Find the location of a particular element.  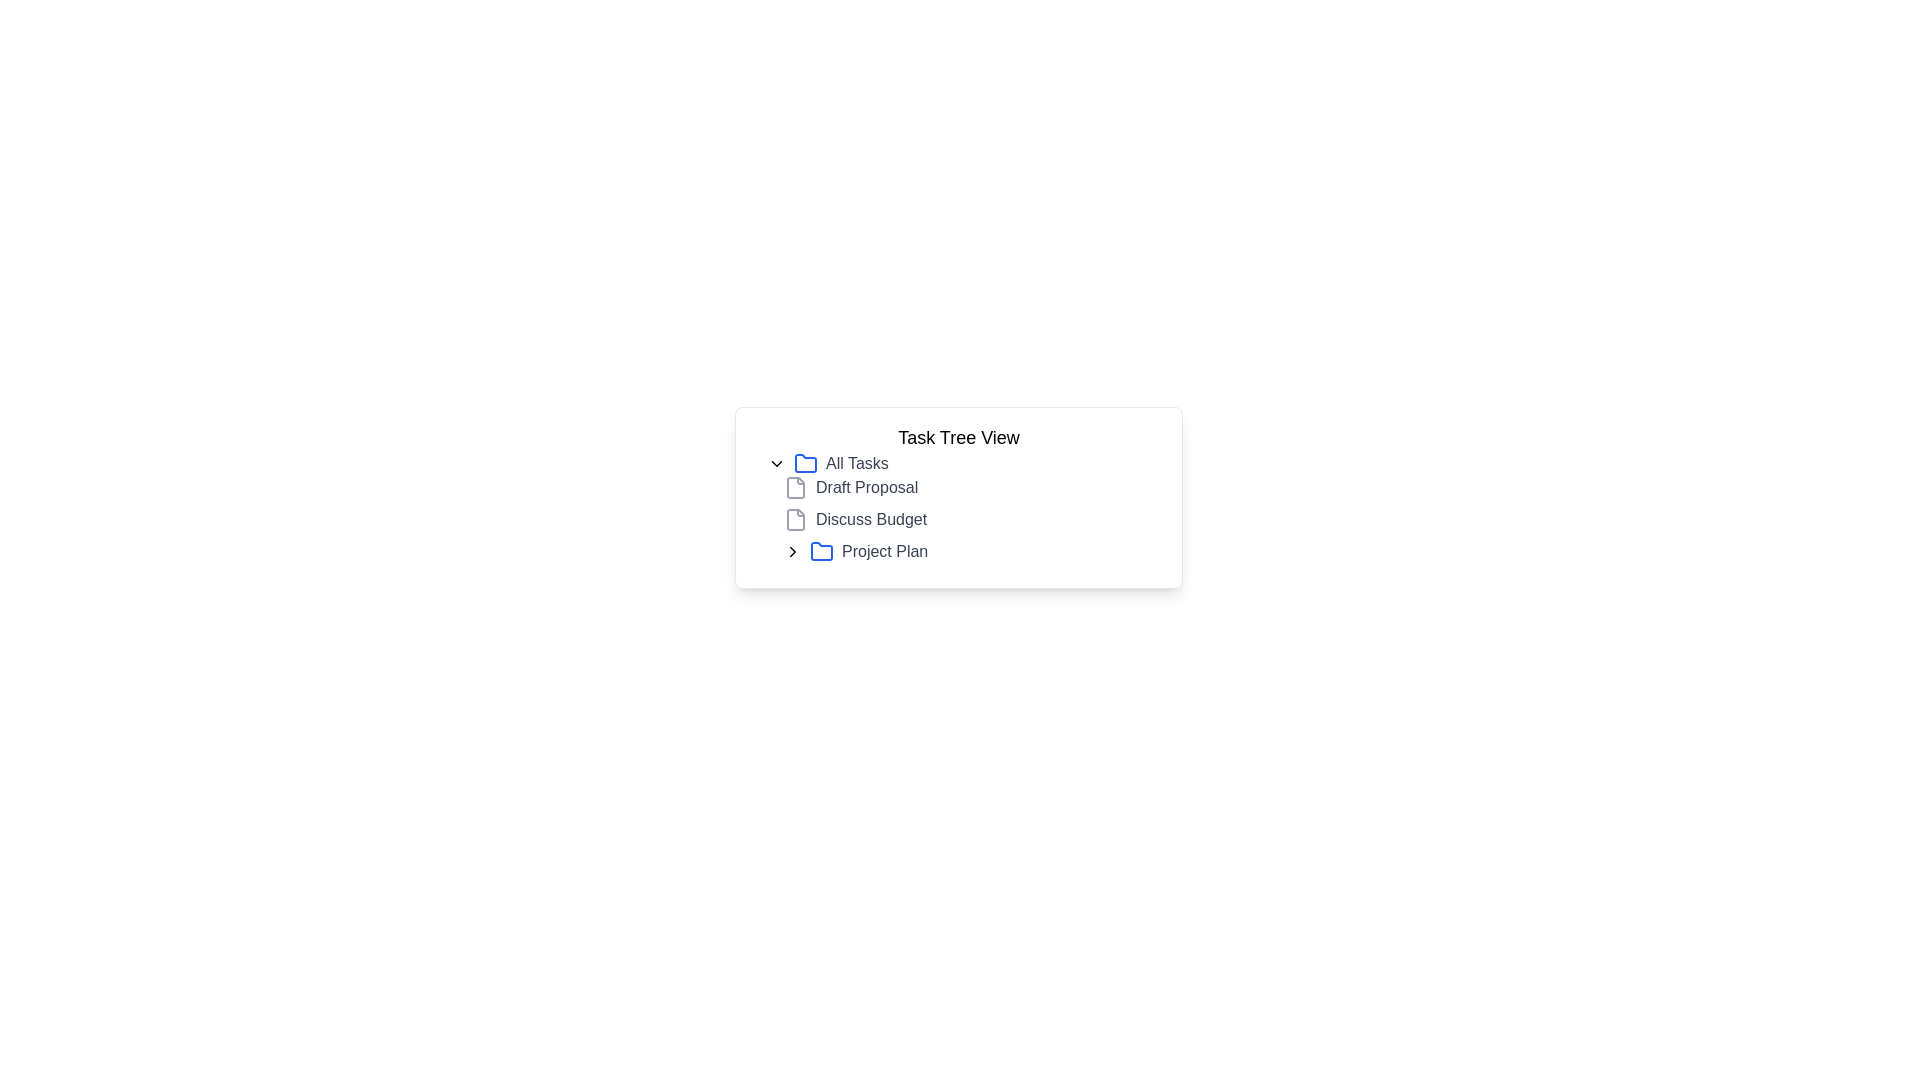

the document icon, which has a white background with grayish borders and a folded upper-right corner, located next to the 'Draft Proposal' text in the task tree view is located at coordinates (795, 488).